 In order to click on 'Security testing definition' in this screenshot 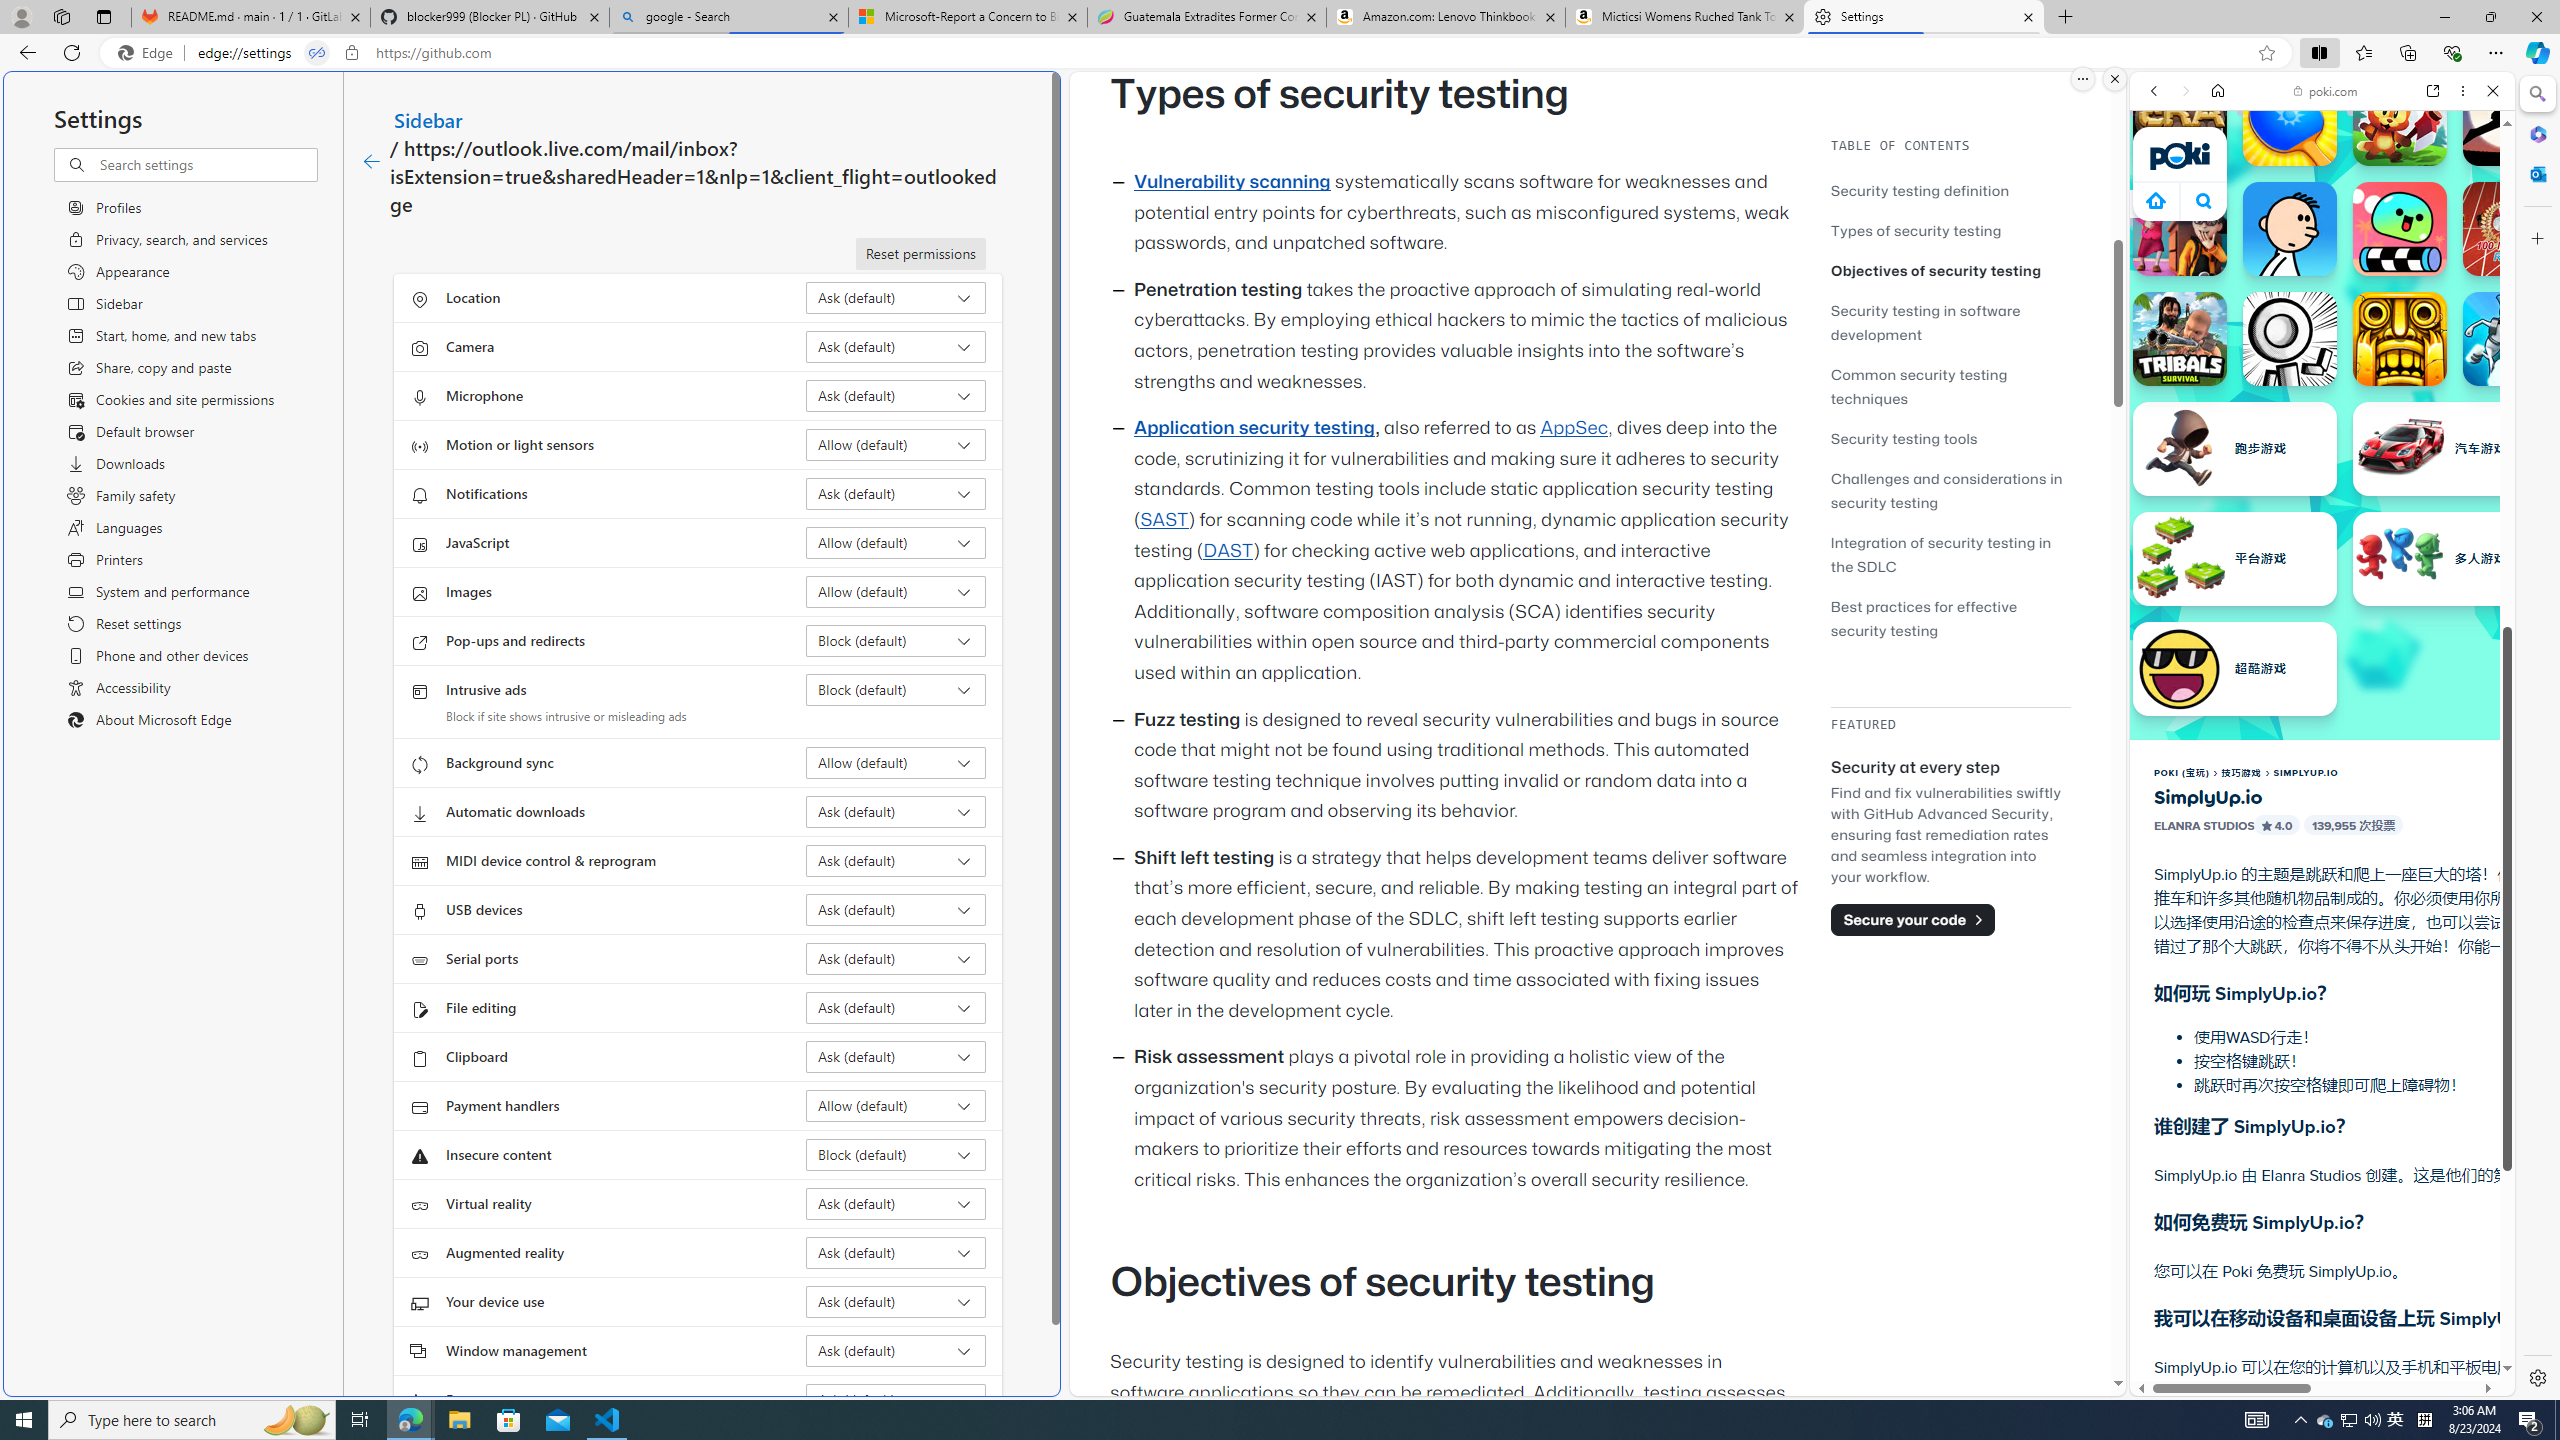, I will do `click(1949, 189)`.